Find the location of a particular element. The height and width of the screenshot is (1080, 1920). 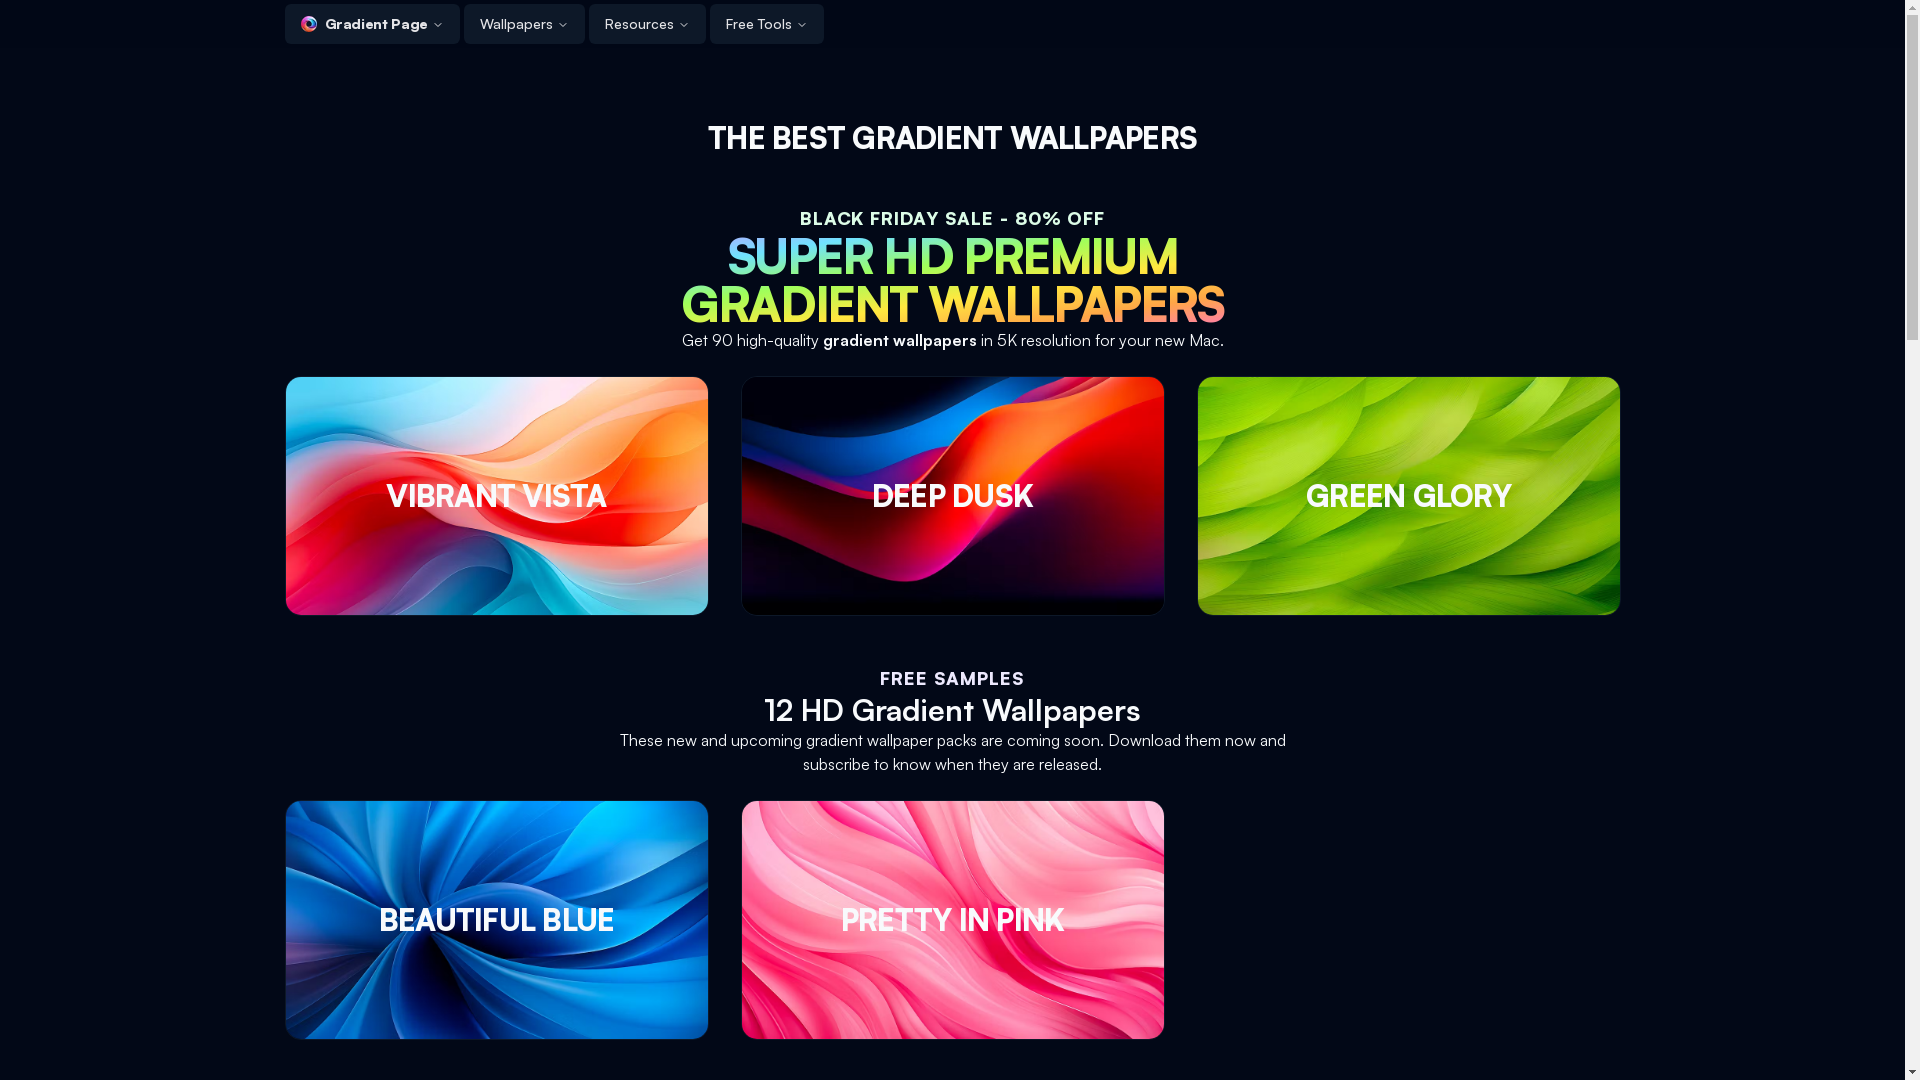

'DEEP DUSK' is located at coordinates (950, 495).